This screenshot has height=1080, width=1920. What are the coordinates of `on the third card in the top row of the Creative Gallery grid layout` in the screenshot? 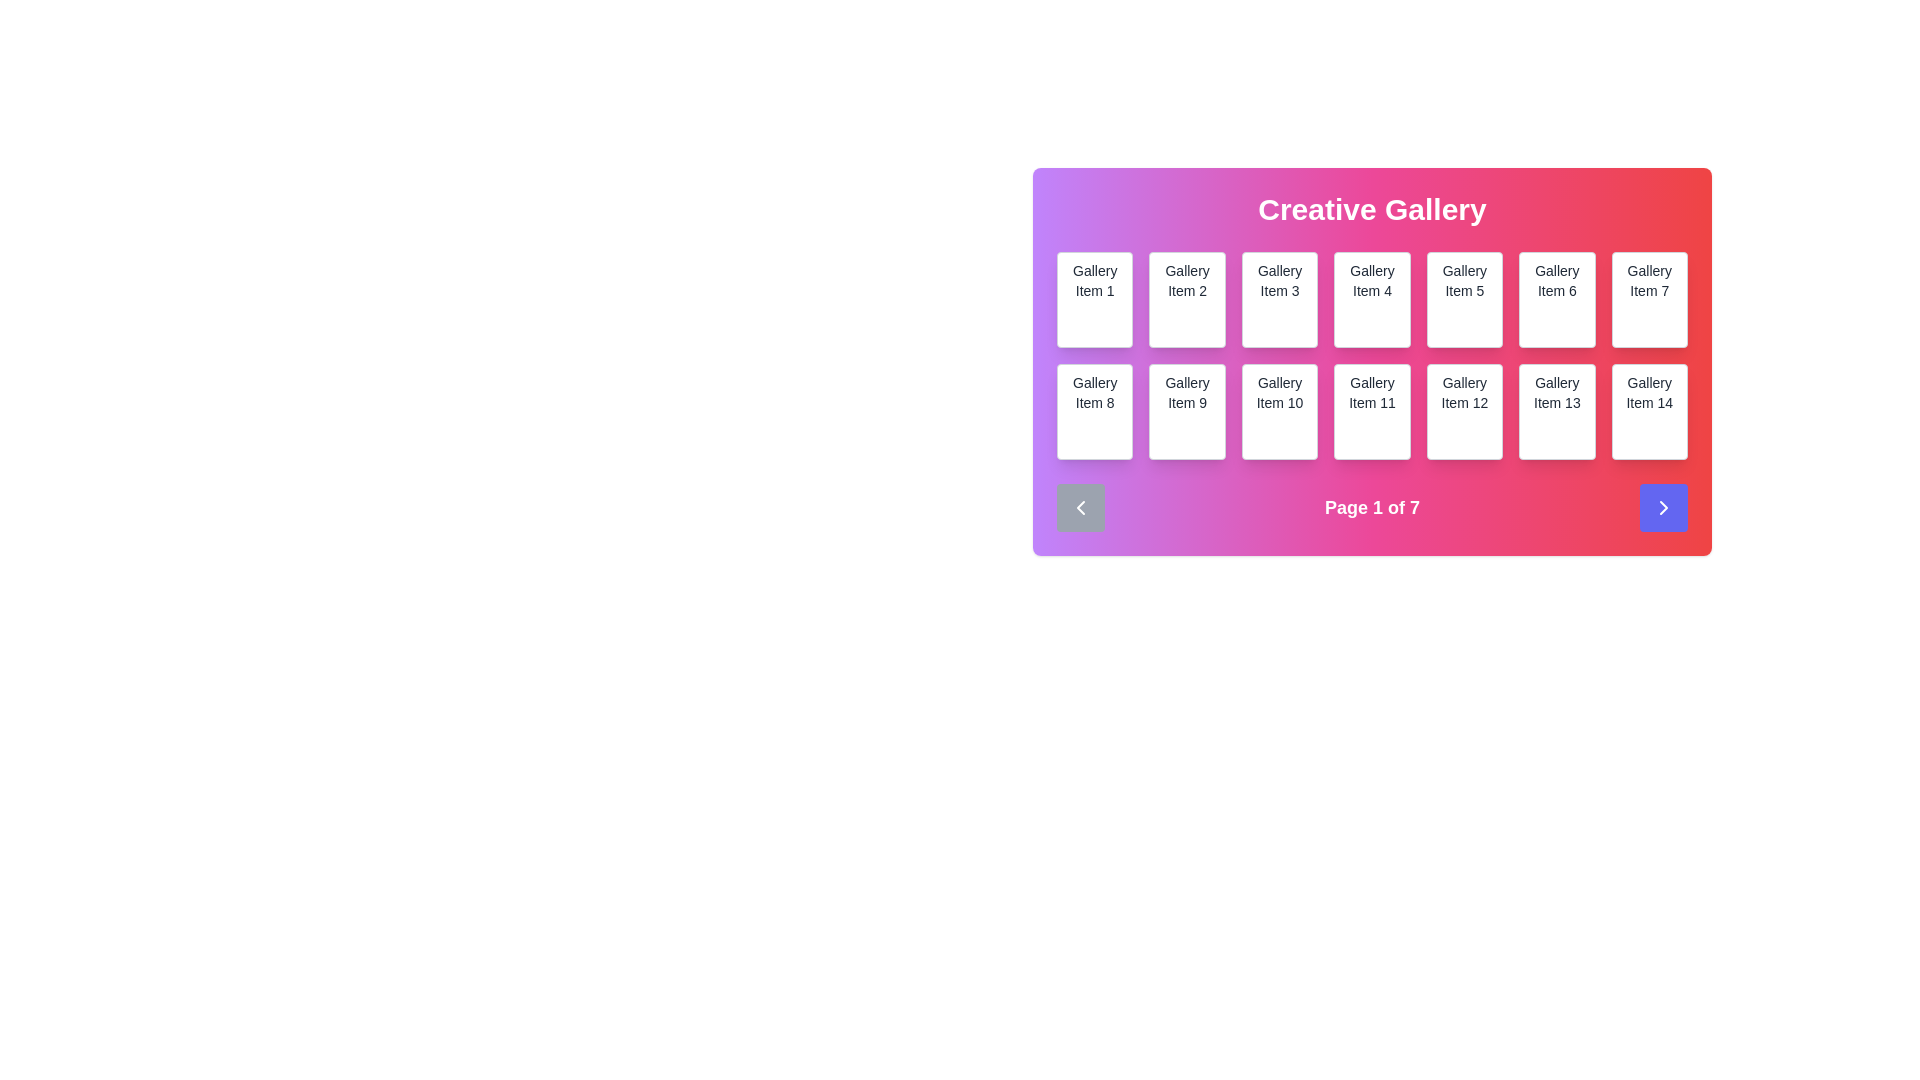 It's located at (1280, 300).